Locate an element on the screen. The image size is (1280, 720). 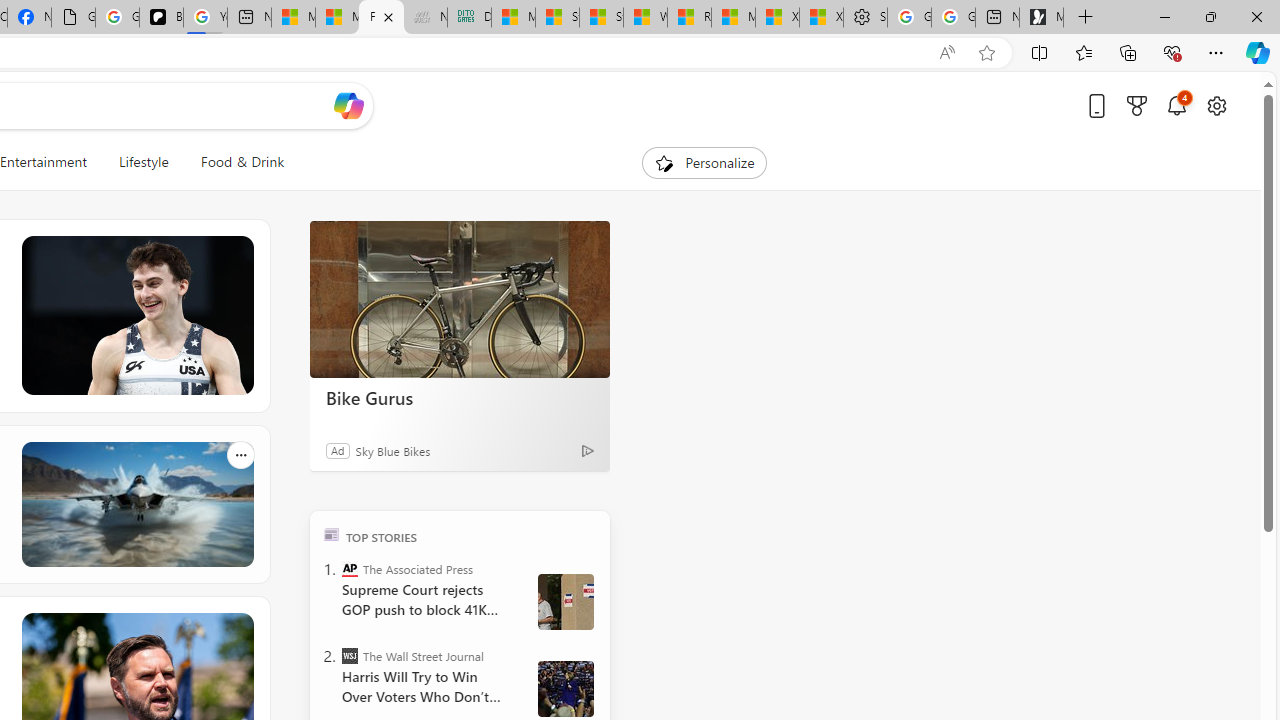
'R******* | Trusted Community Engagement and Contributions' is located at coordinates (689, 17).